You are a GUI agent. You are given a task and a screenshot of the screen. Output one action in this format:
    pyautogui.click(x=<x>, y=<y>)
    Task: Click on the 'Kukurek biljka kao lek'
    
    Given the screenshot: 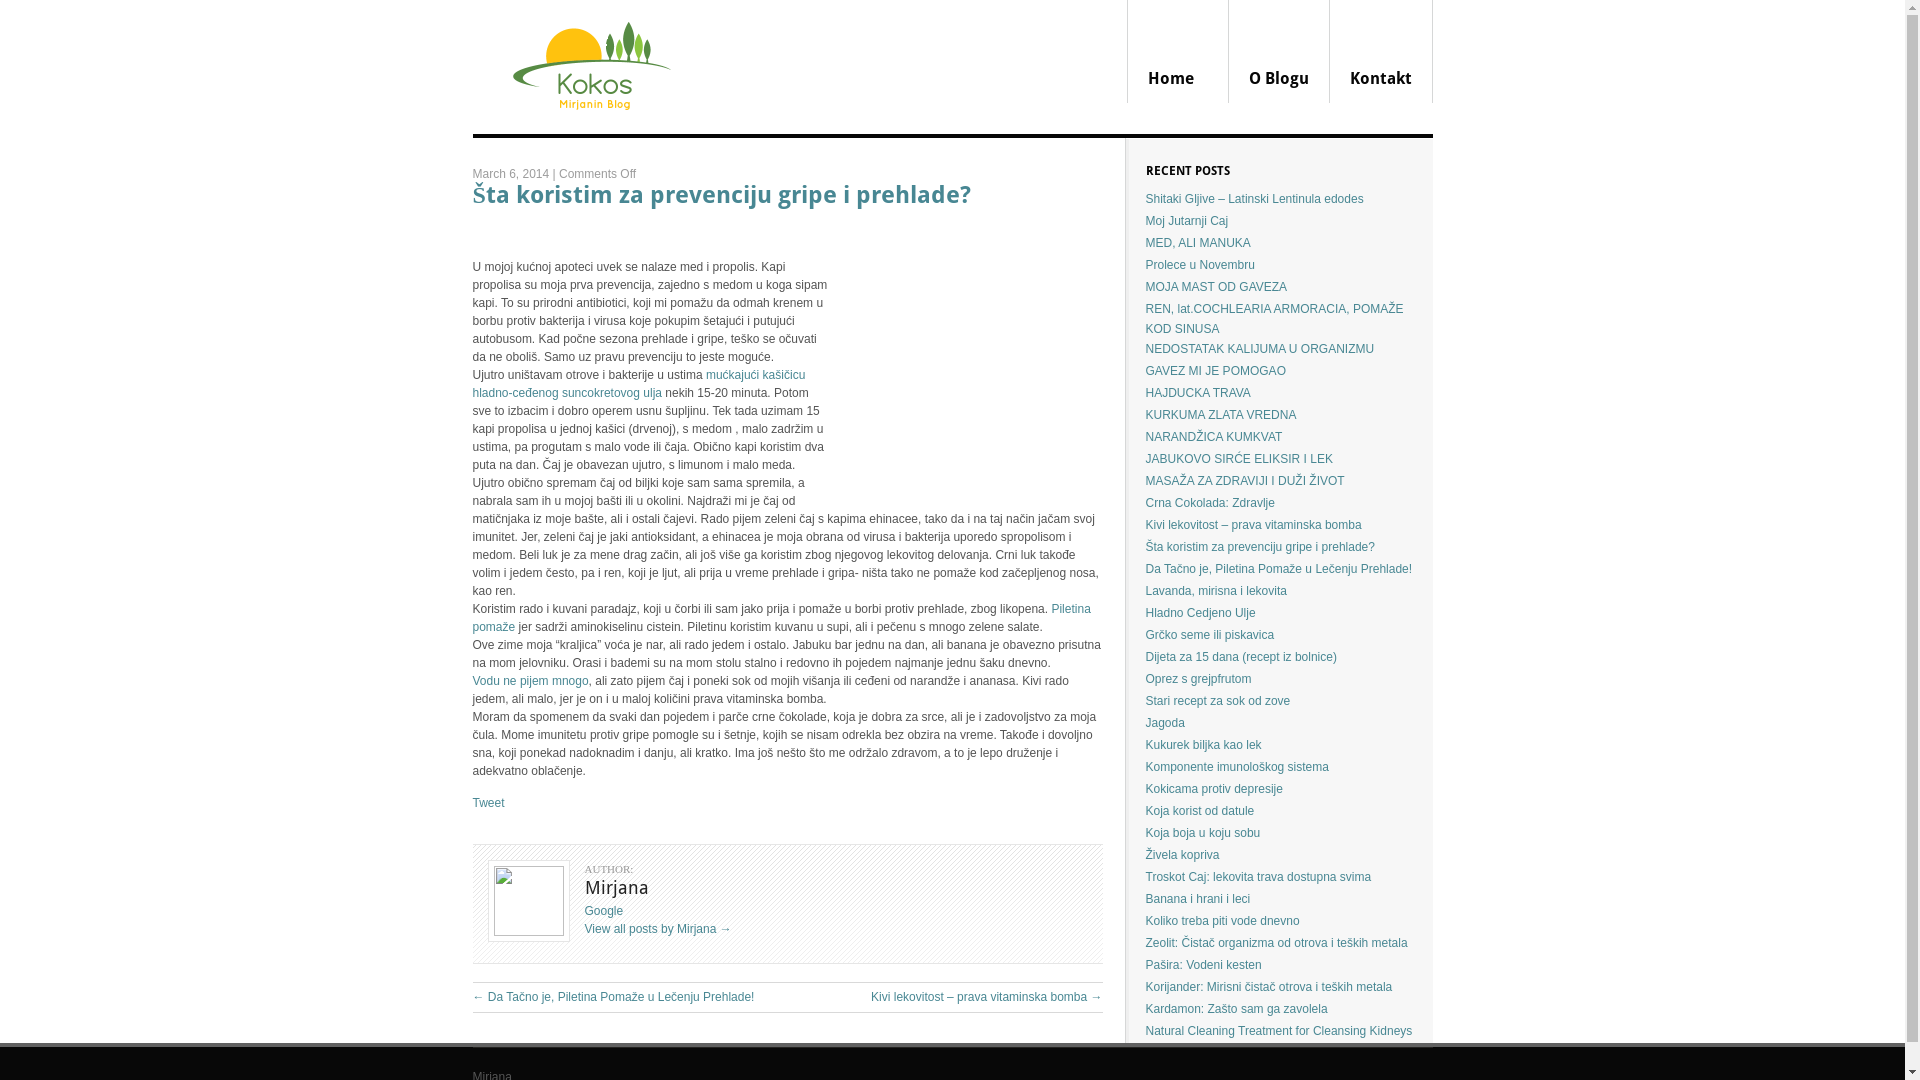 What is the action you would take?
    pyautogui.click(x=1203, y=744)
    